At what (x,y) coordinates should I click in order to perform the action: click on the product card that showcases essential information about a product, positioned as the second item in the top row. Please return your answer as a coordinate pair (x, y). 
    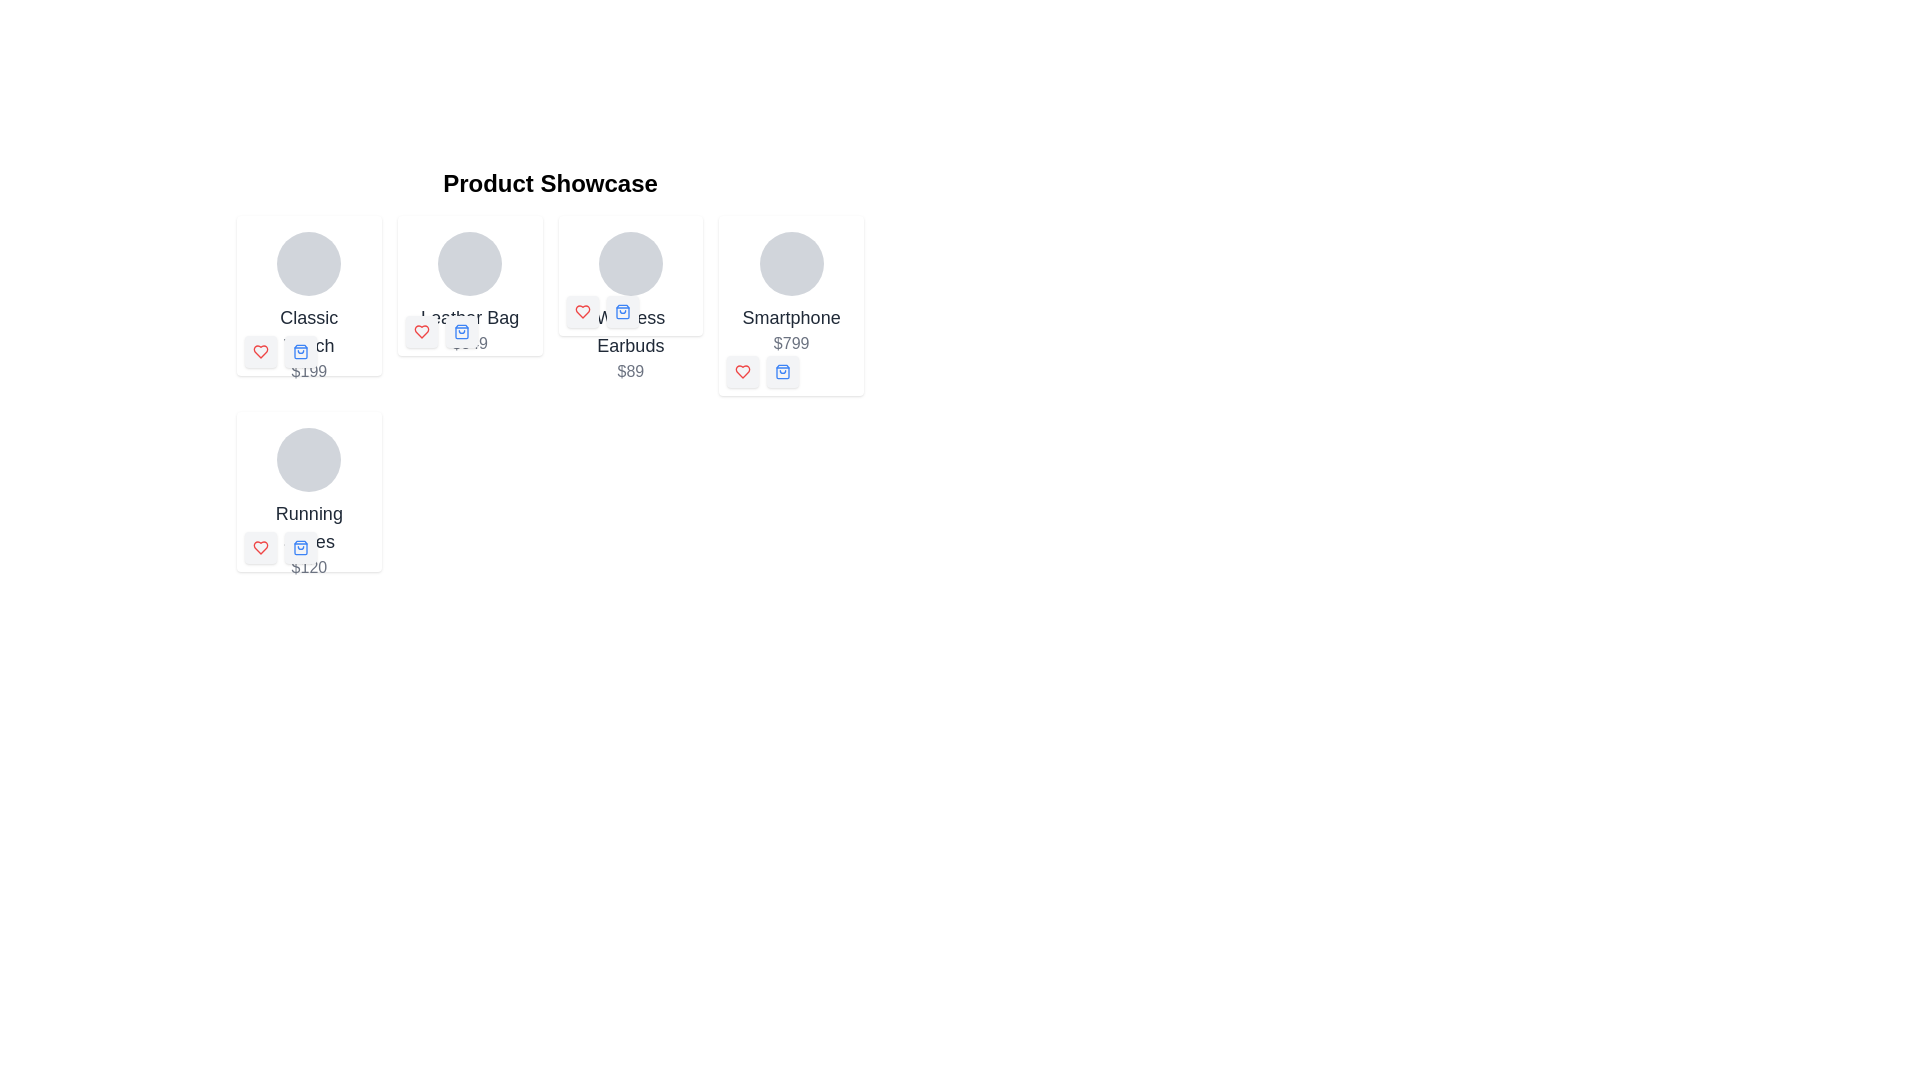
    Looking at the image, I should click on (469, 285).